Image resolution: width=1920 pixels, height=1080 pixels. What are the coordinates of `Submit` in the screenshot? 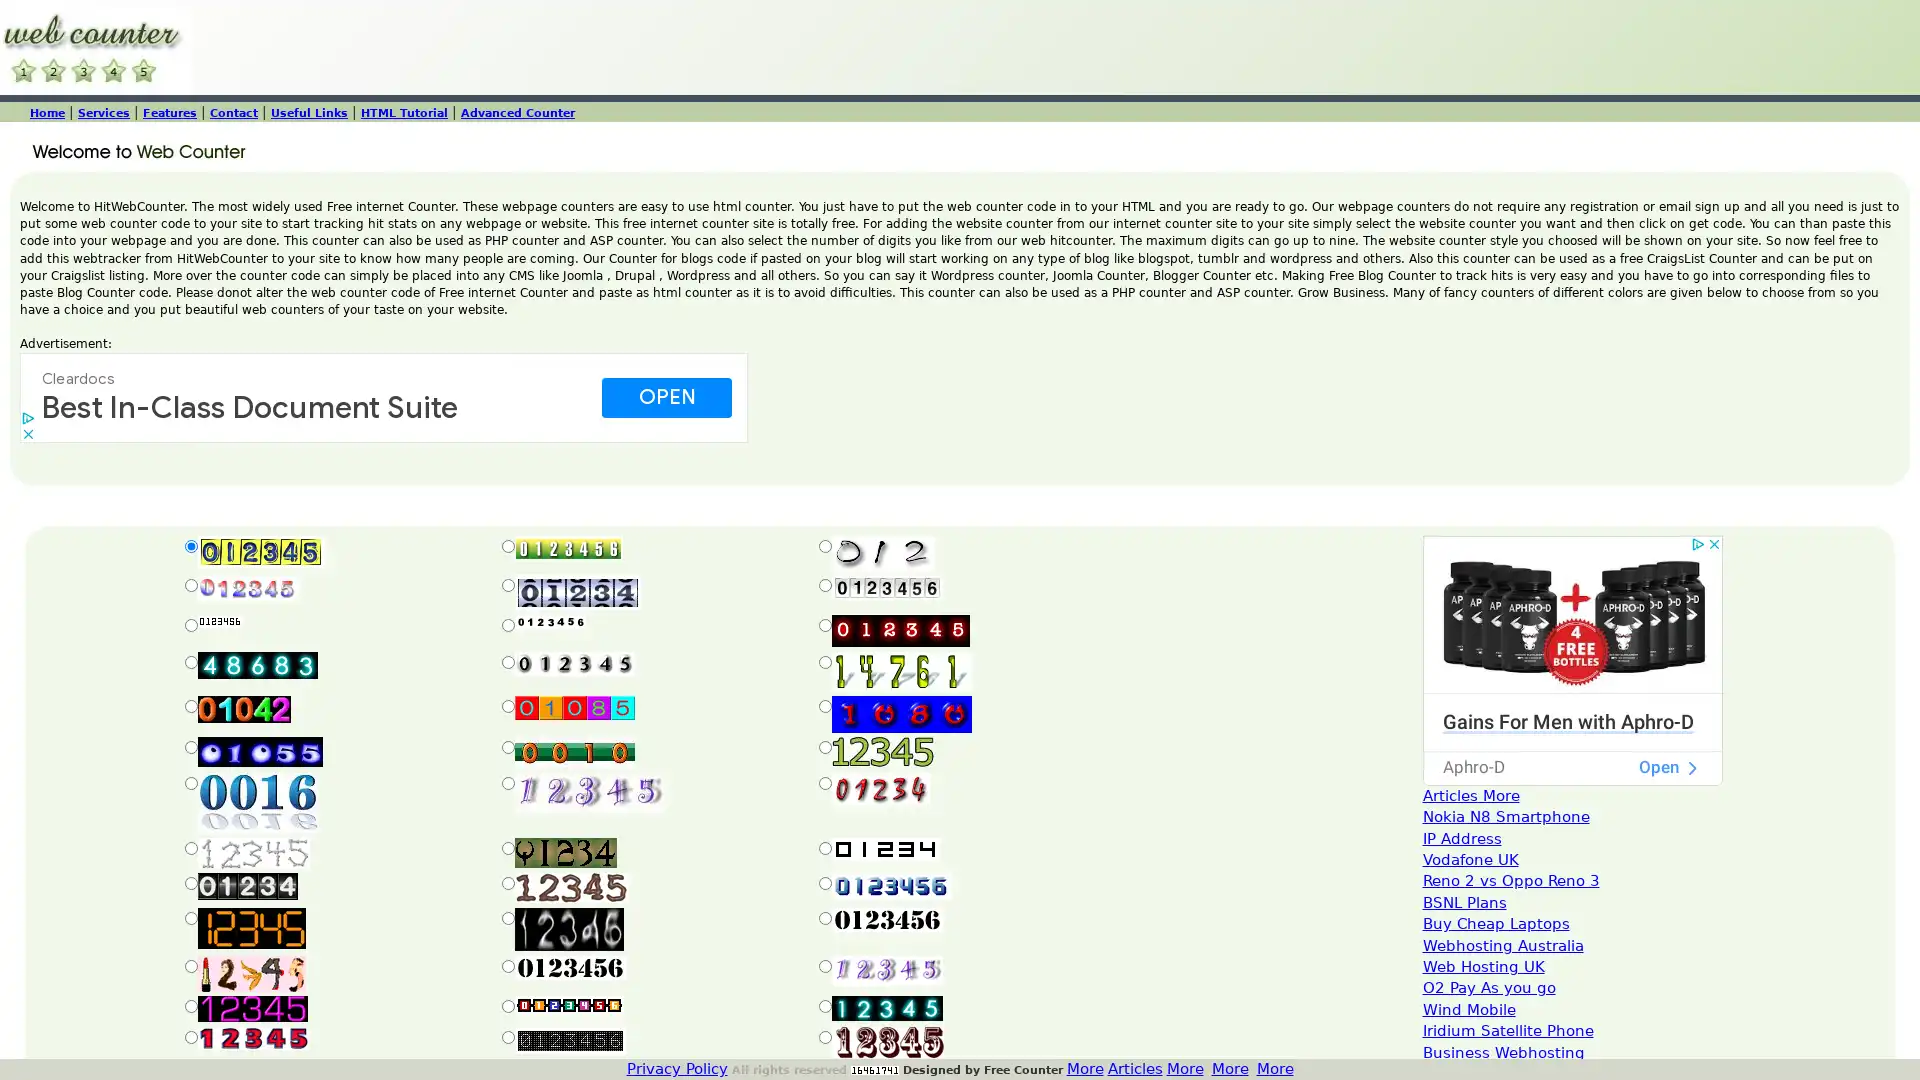 It's located at (573, 752).